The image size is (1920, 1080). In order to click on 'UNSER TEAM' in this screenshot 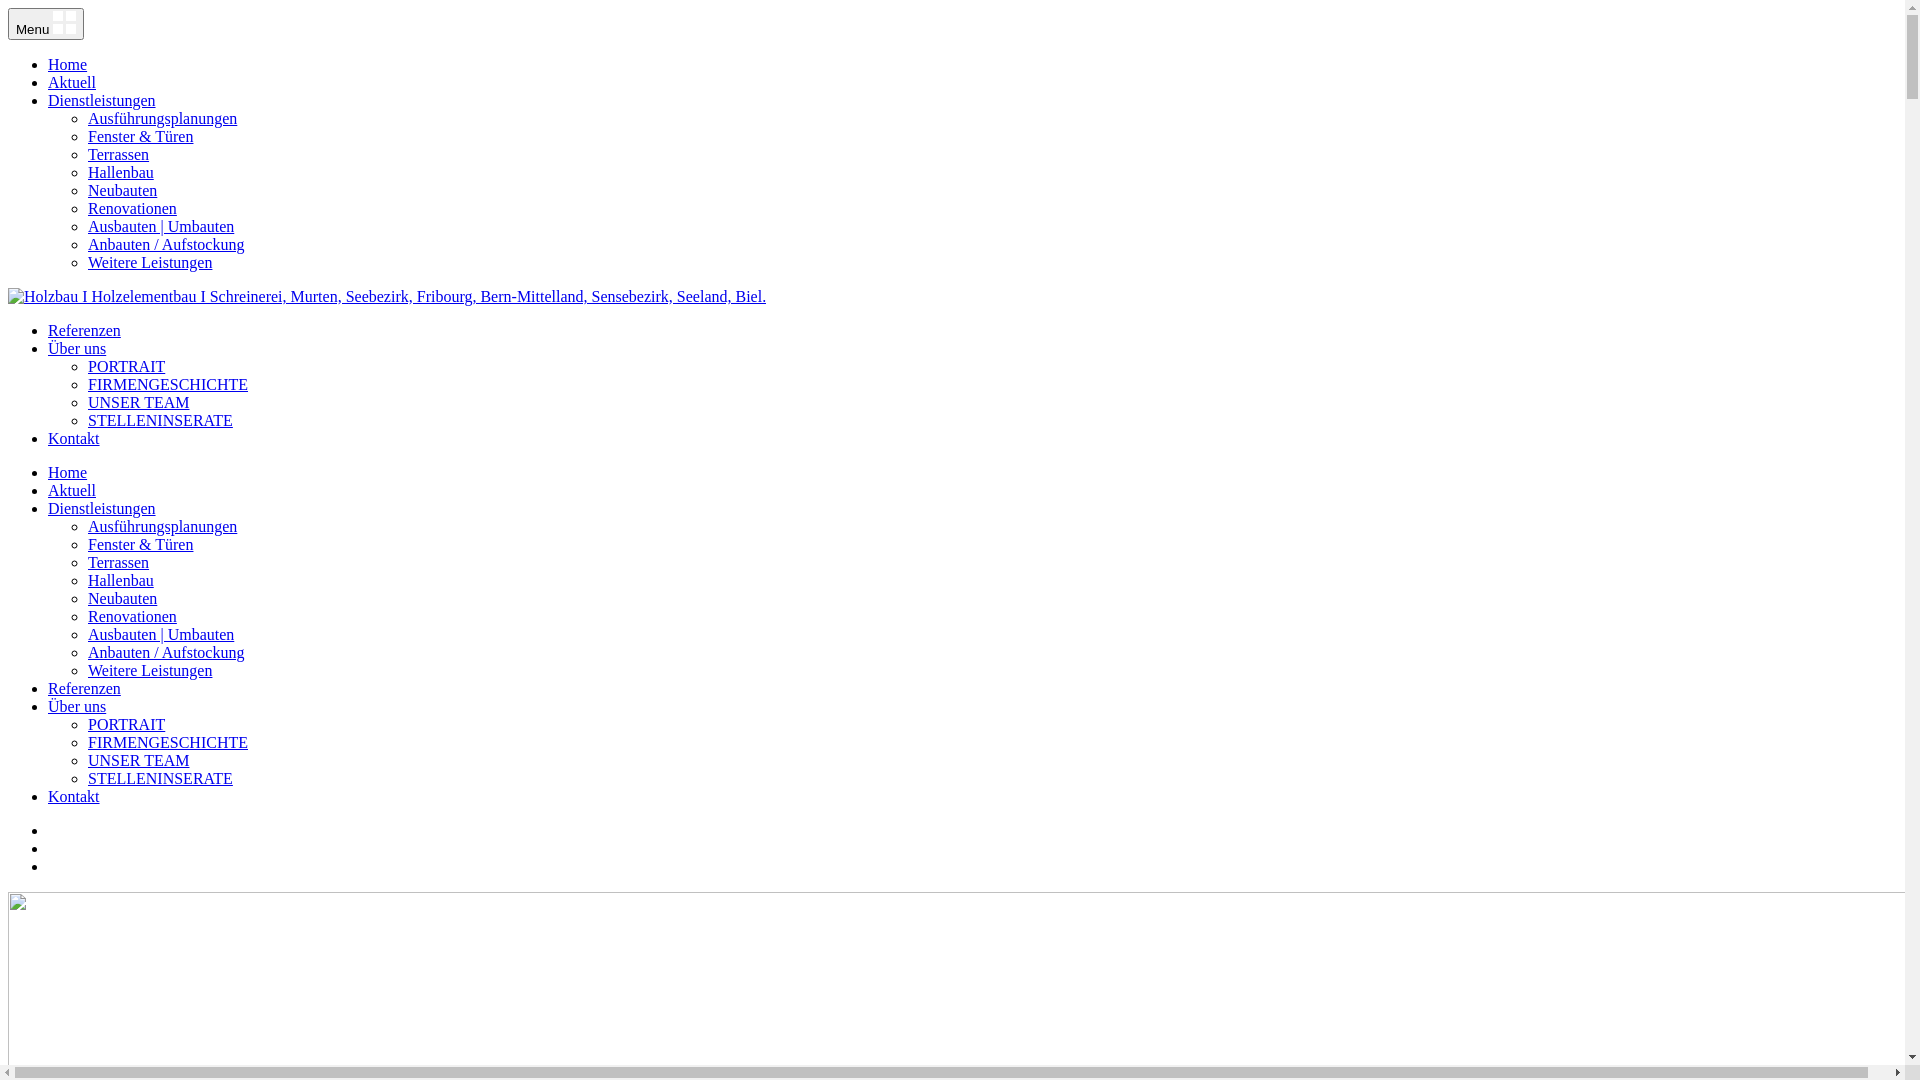, I will do `click(138, 760)`.